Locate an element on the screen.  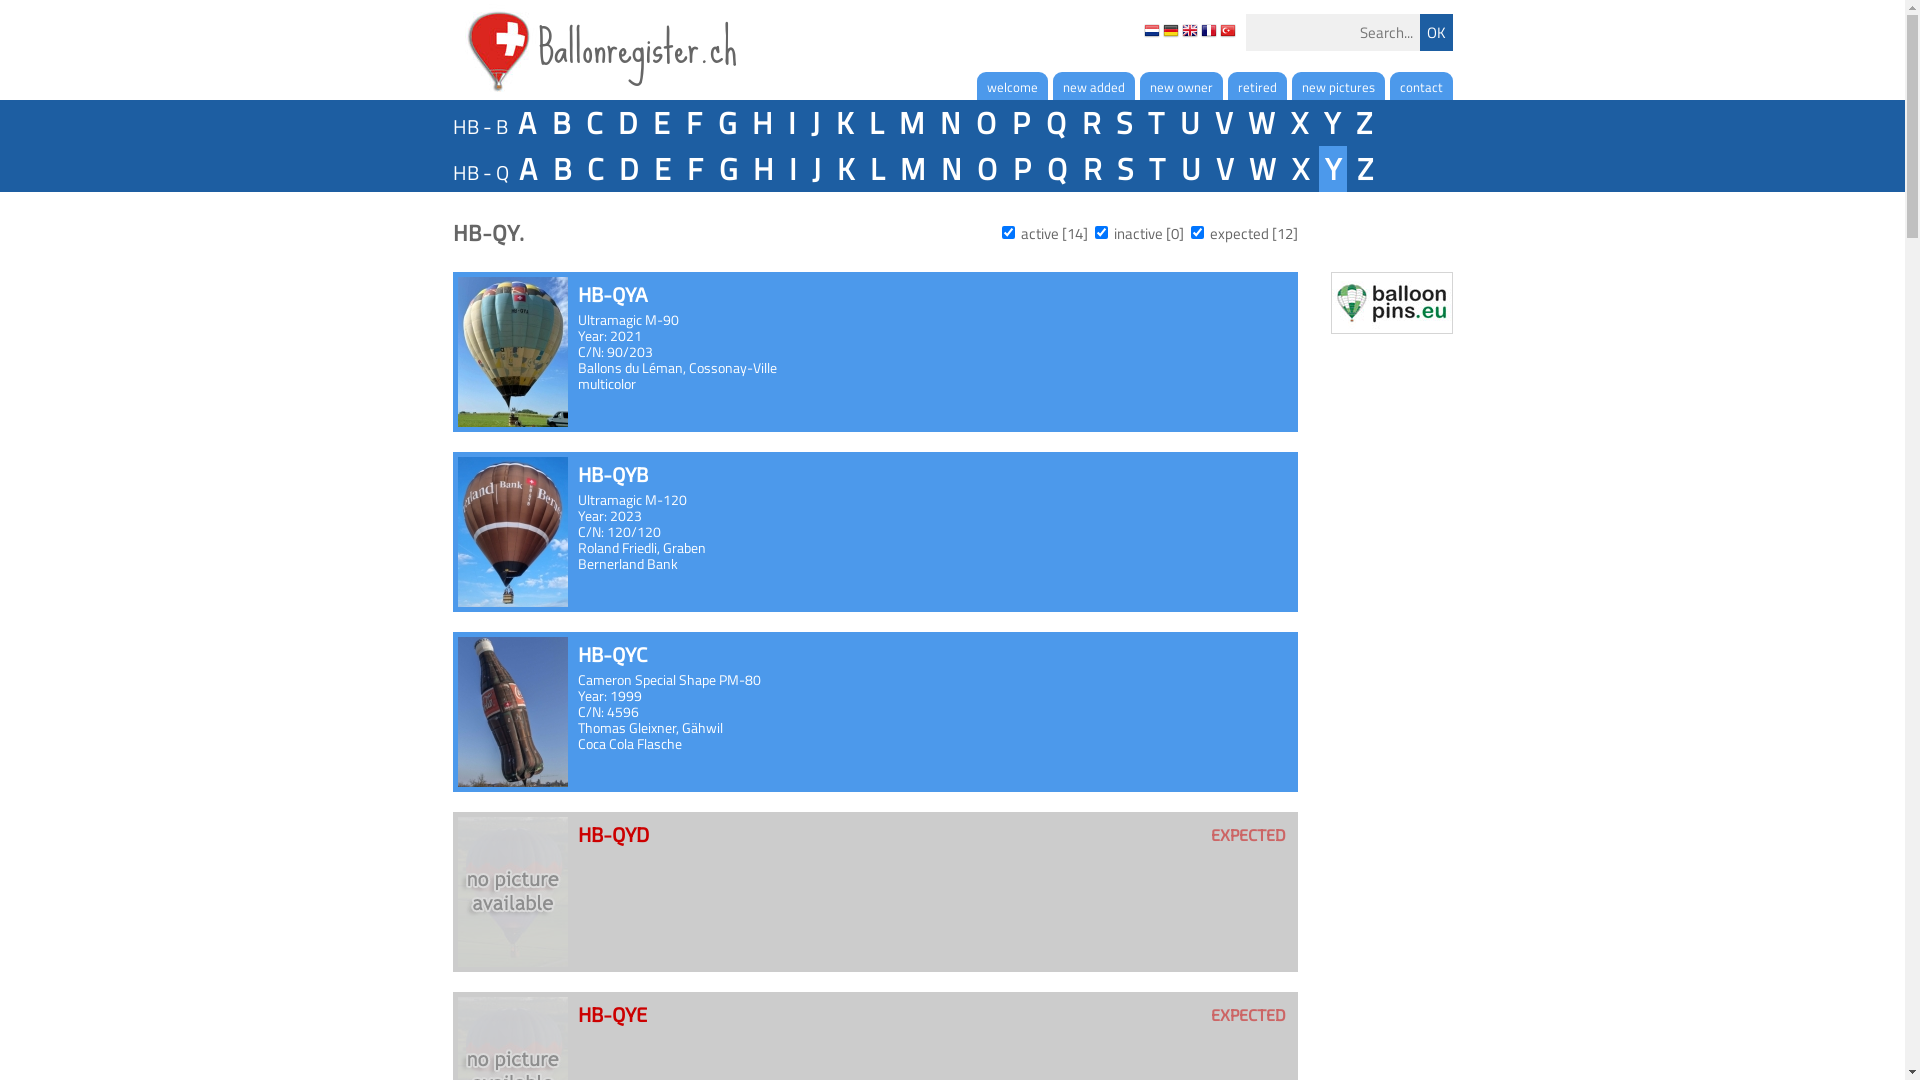
'G' is located at coordinates (711, 123).